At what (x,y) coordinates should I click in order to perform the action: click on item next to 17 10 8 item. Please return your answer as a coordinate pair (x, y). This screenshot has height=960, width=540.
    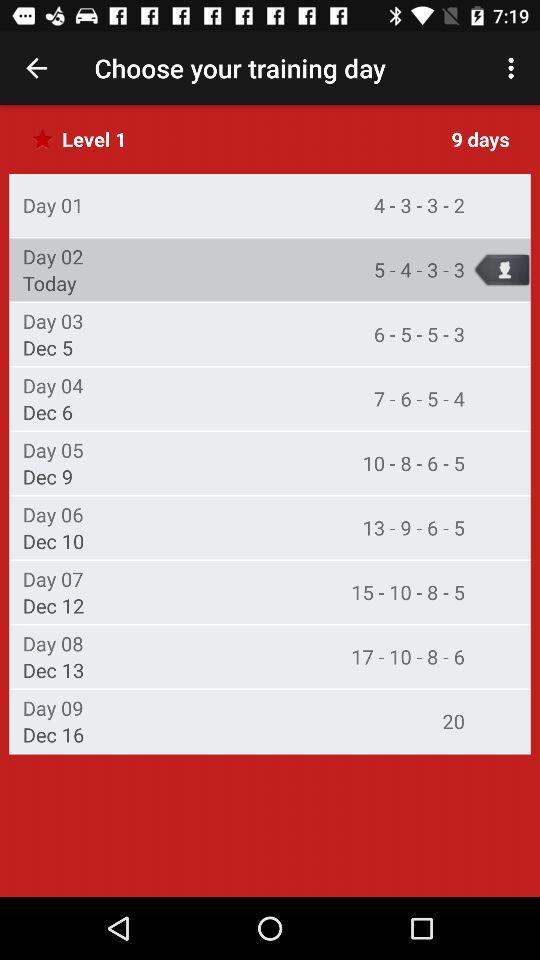
    Looking at the image, I should click on (53, 642).